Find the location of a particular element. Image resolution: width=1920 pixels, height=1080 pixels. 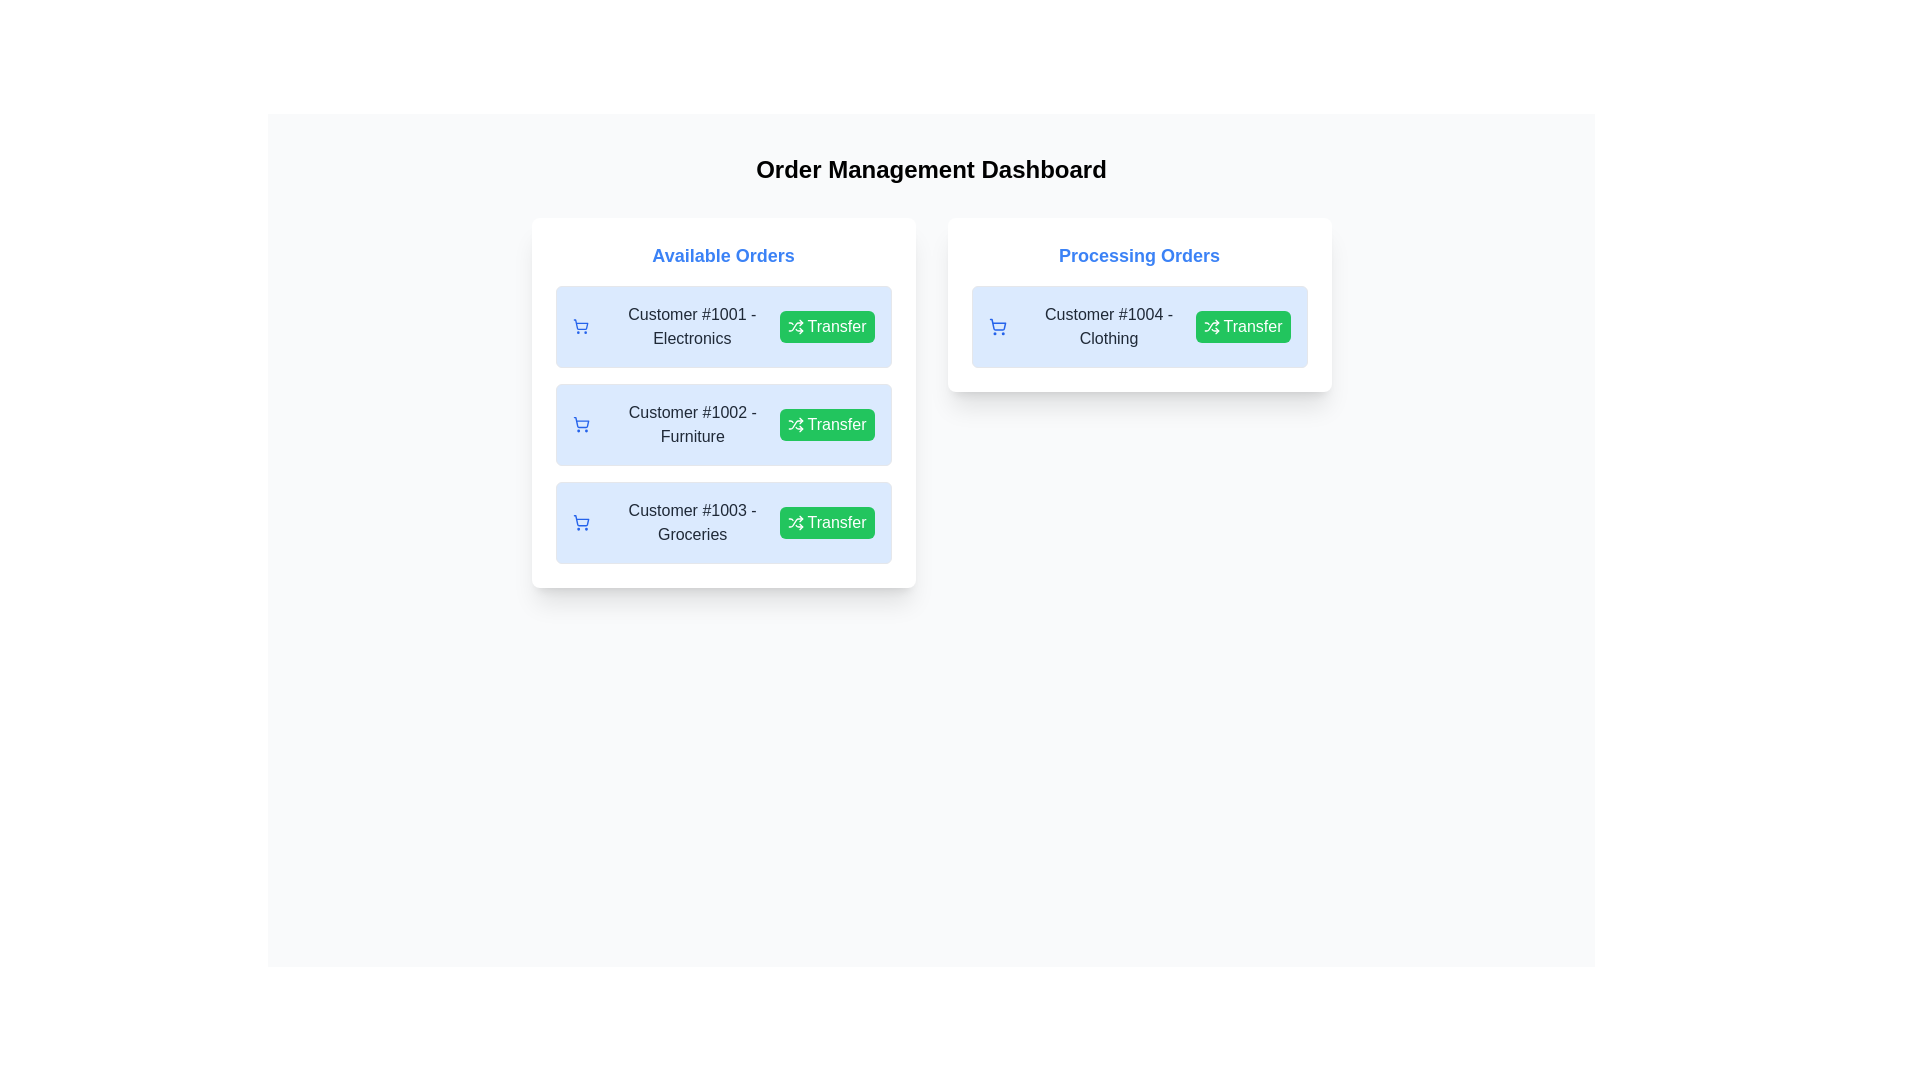

the decorative icon within the green 'Transfer' button for the 'Customer #1003 - Groceries' order in the list of 'Available Orders' is located at coordinates (794, 522).